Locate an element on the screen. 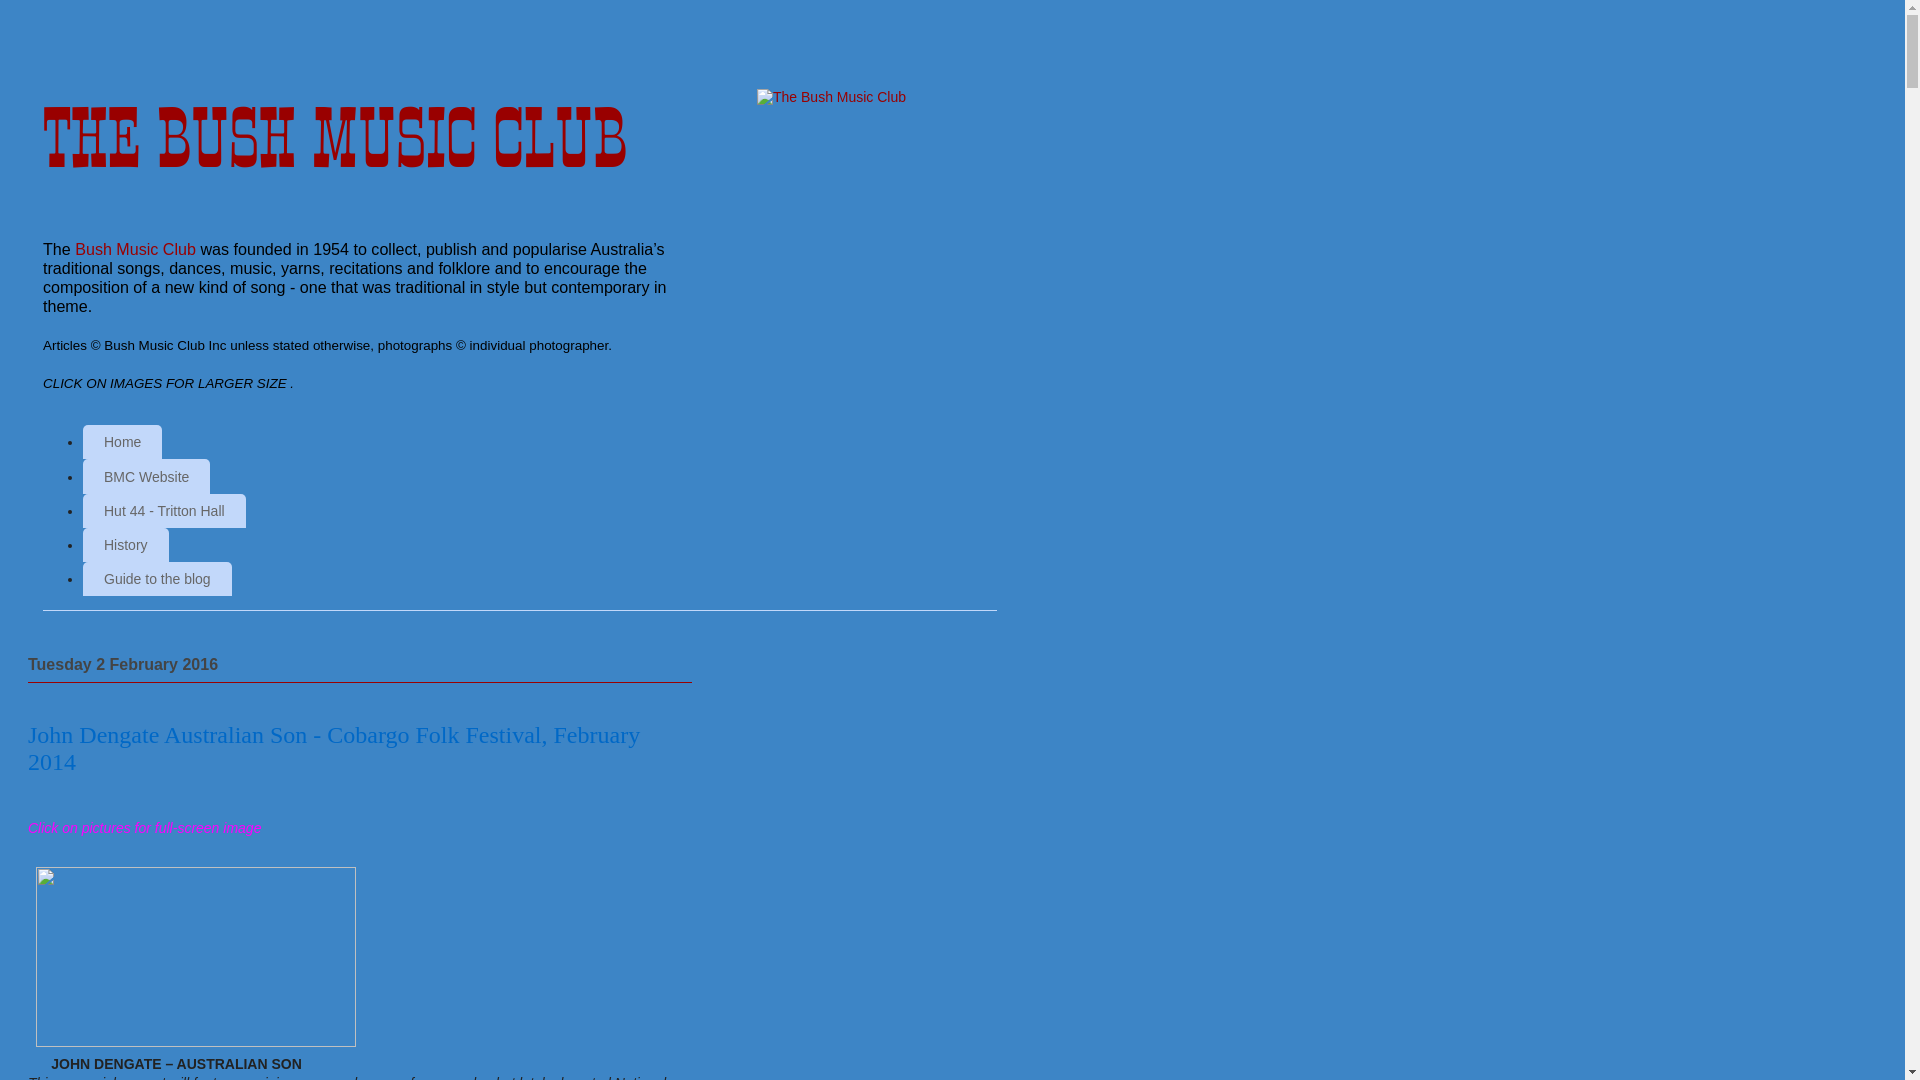 Image resolution: width=1920 pixels, height=1080 pixels. 'History' is located at coordinates (81, 544).